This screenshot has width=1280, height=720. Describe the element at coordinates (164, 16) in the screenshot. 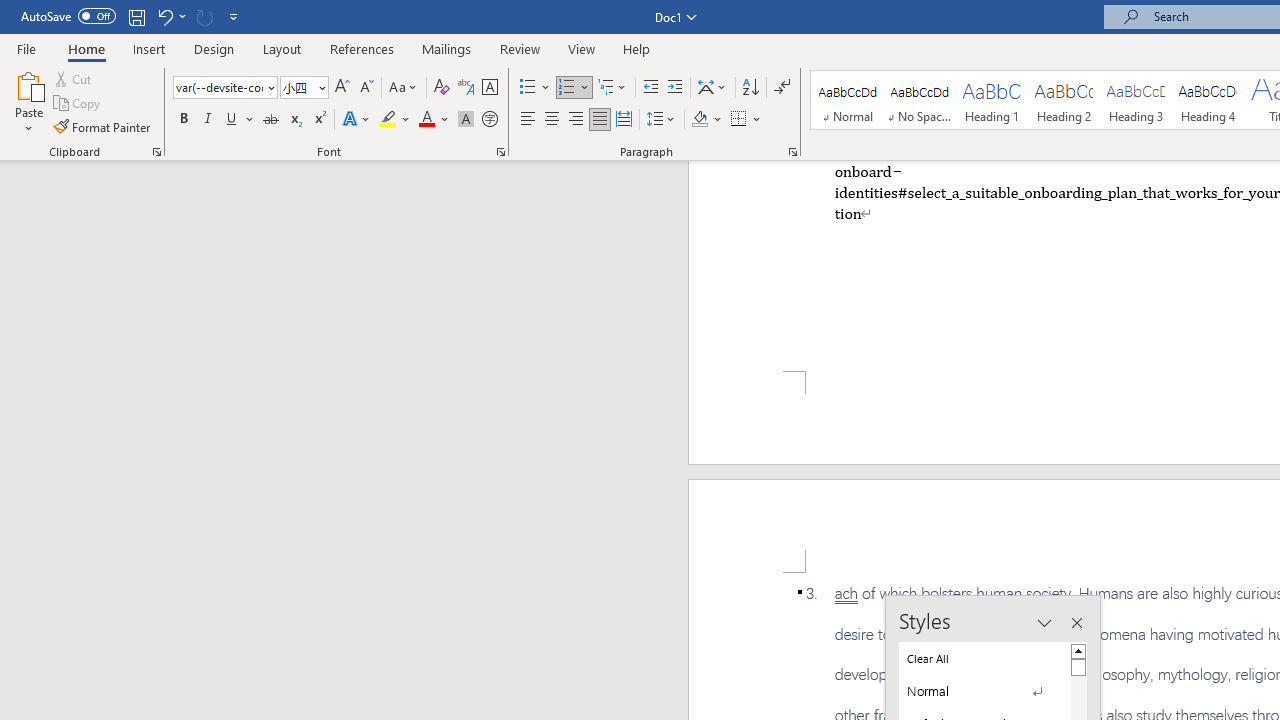

I see `'Undo Apply Quick Style'` at that location.